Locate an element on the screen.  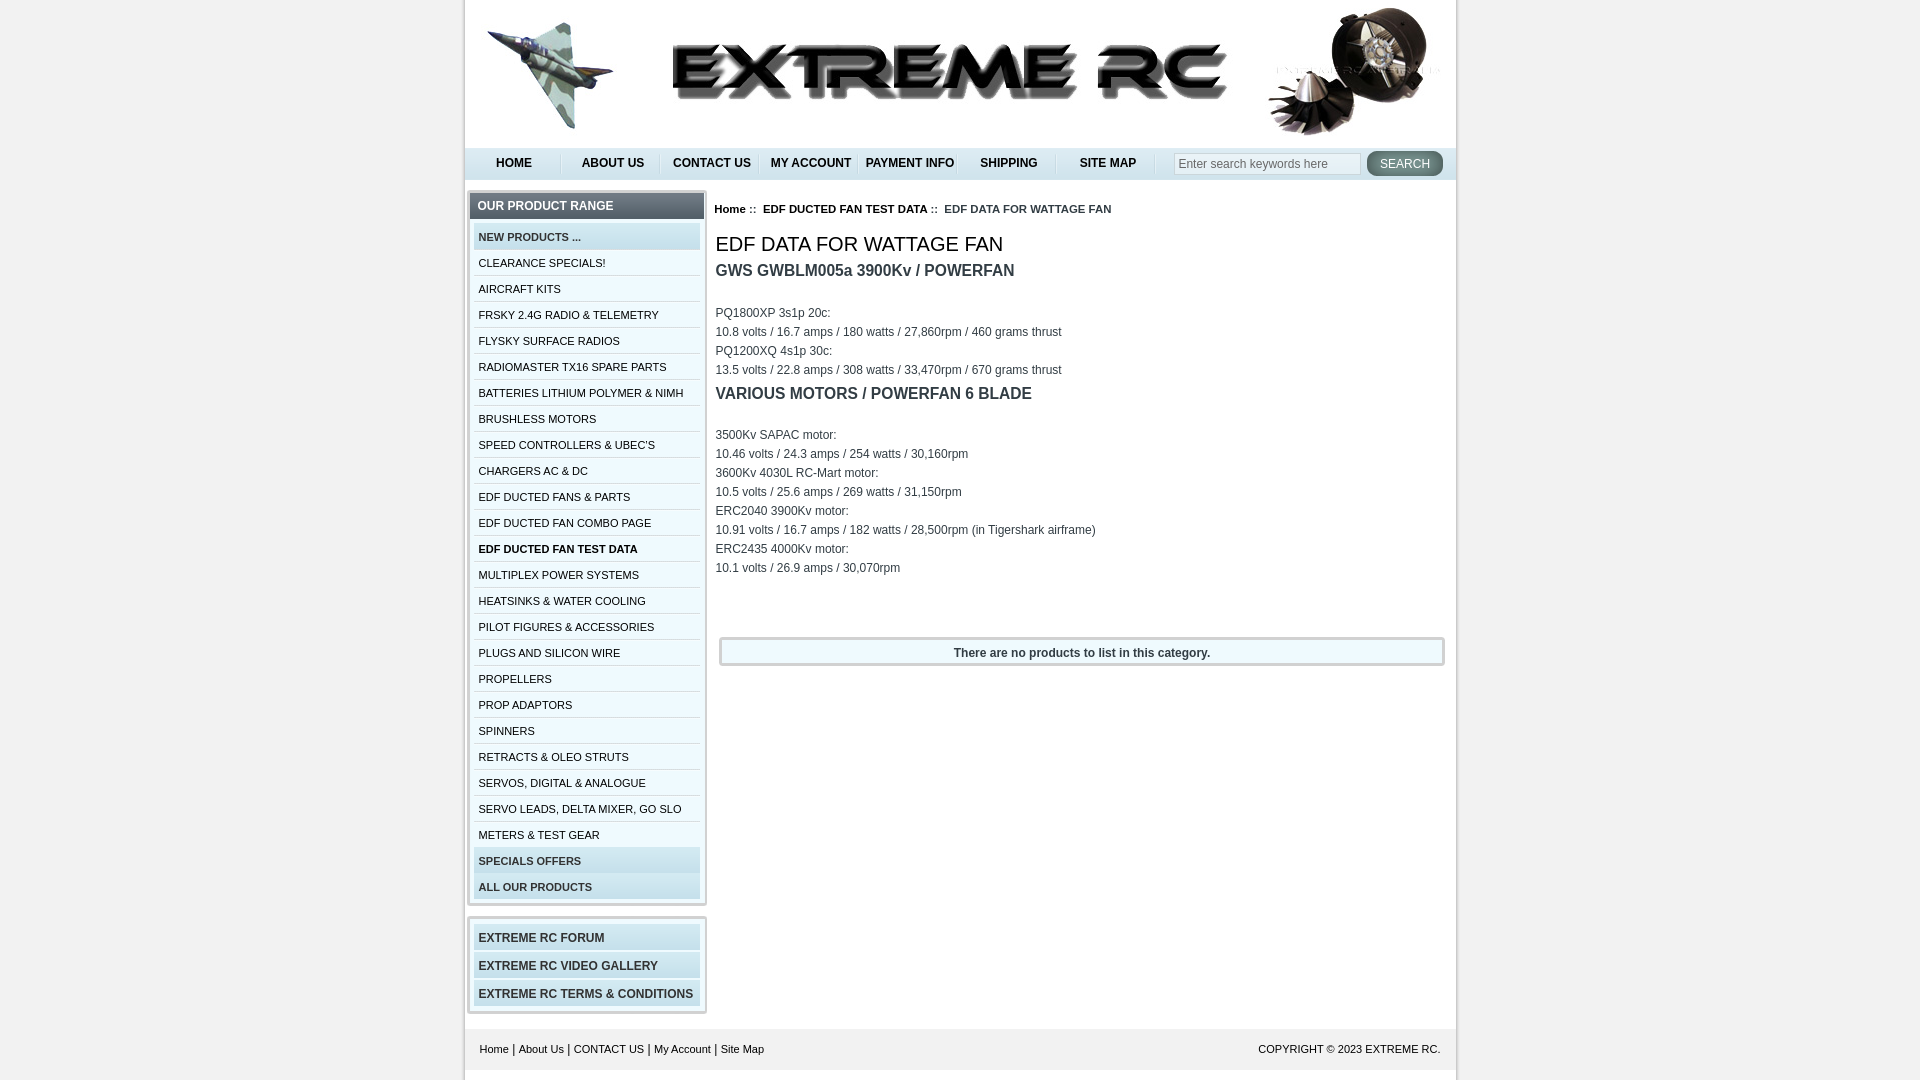
'ALL OUR PRODUCTS' is located at coordinates (585, 885).